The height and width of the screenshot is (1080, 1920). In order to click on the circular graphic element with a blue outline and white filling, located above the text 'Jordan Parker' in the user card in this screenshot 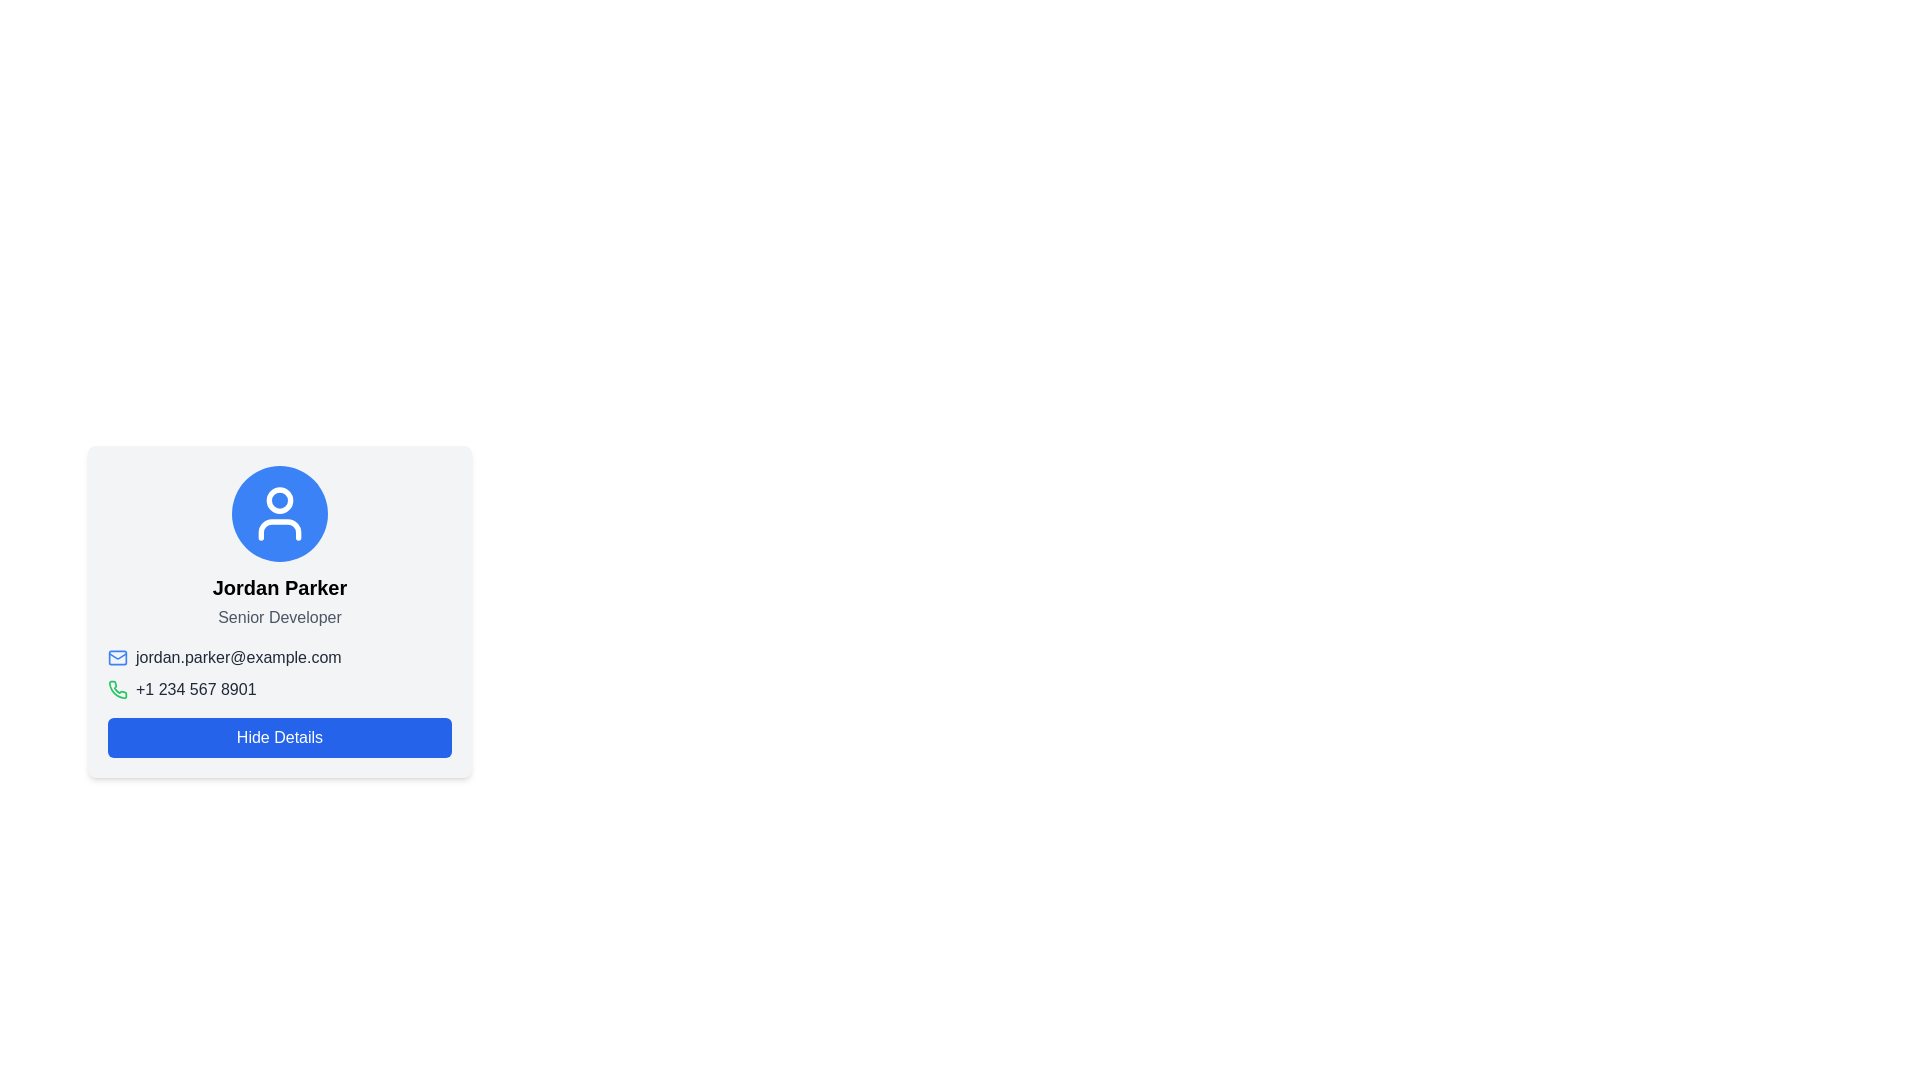, I will do `click(278, 499)`.